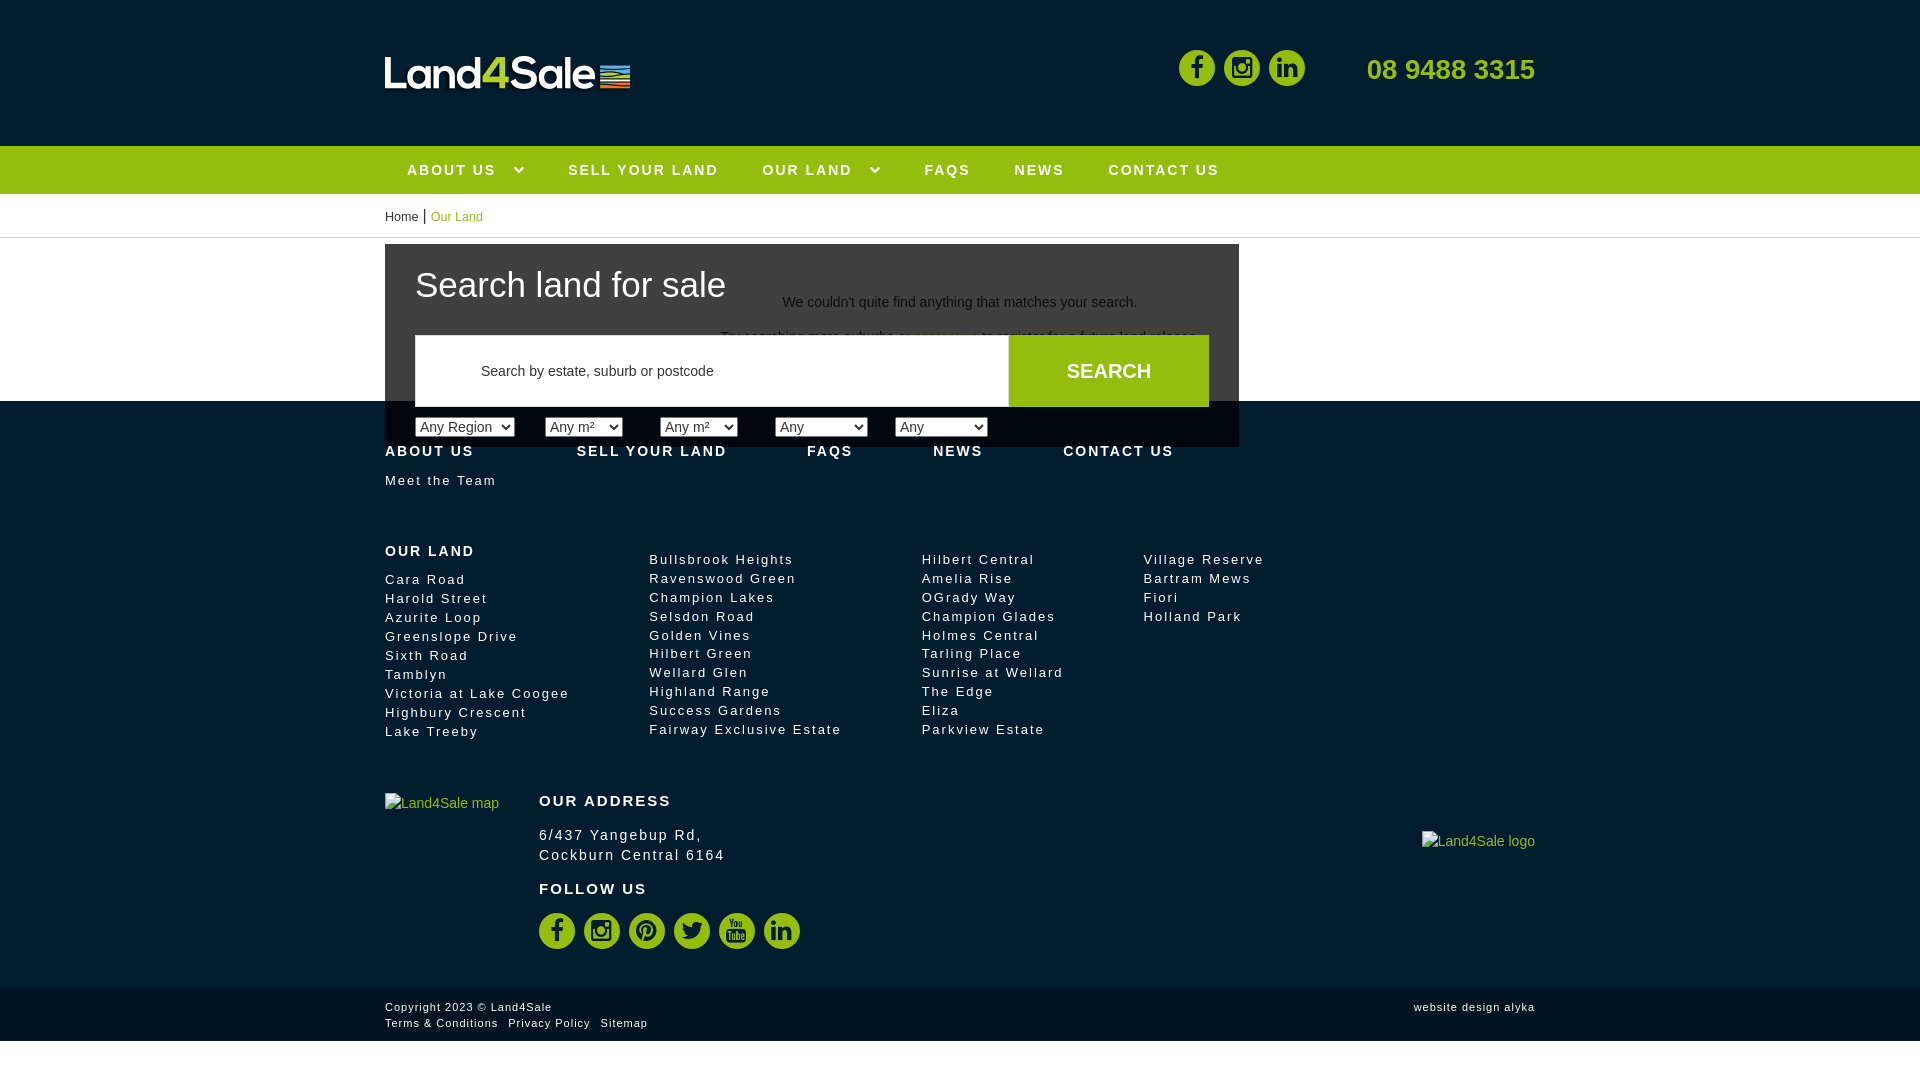  What do you see at coordinates (721, 578) in the screenshot?
I see `'Ravenswood Green'` at bounding box center [721, 578].